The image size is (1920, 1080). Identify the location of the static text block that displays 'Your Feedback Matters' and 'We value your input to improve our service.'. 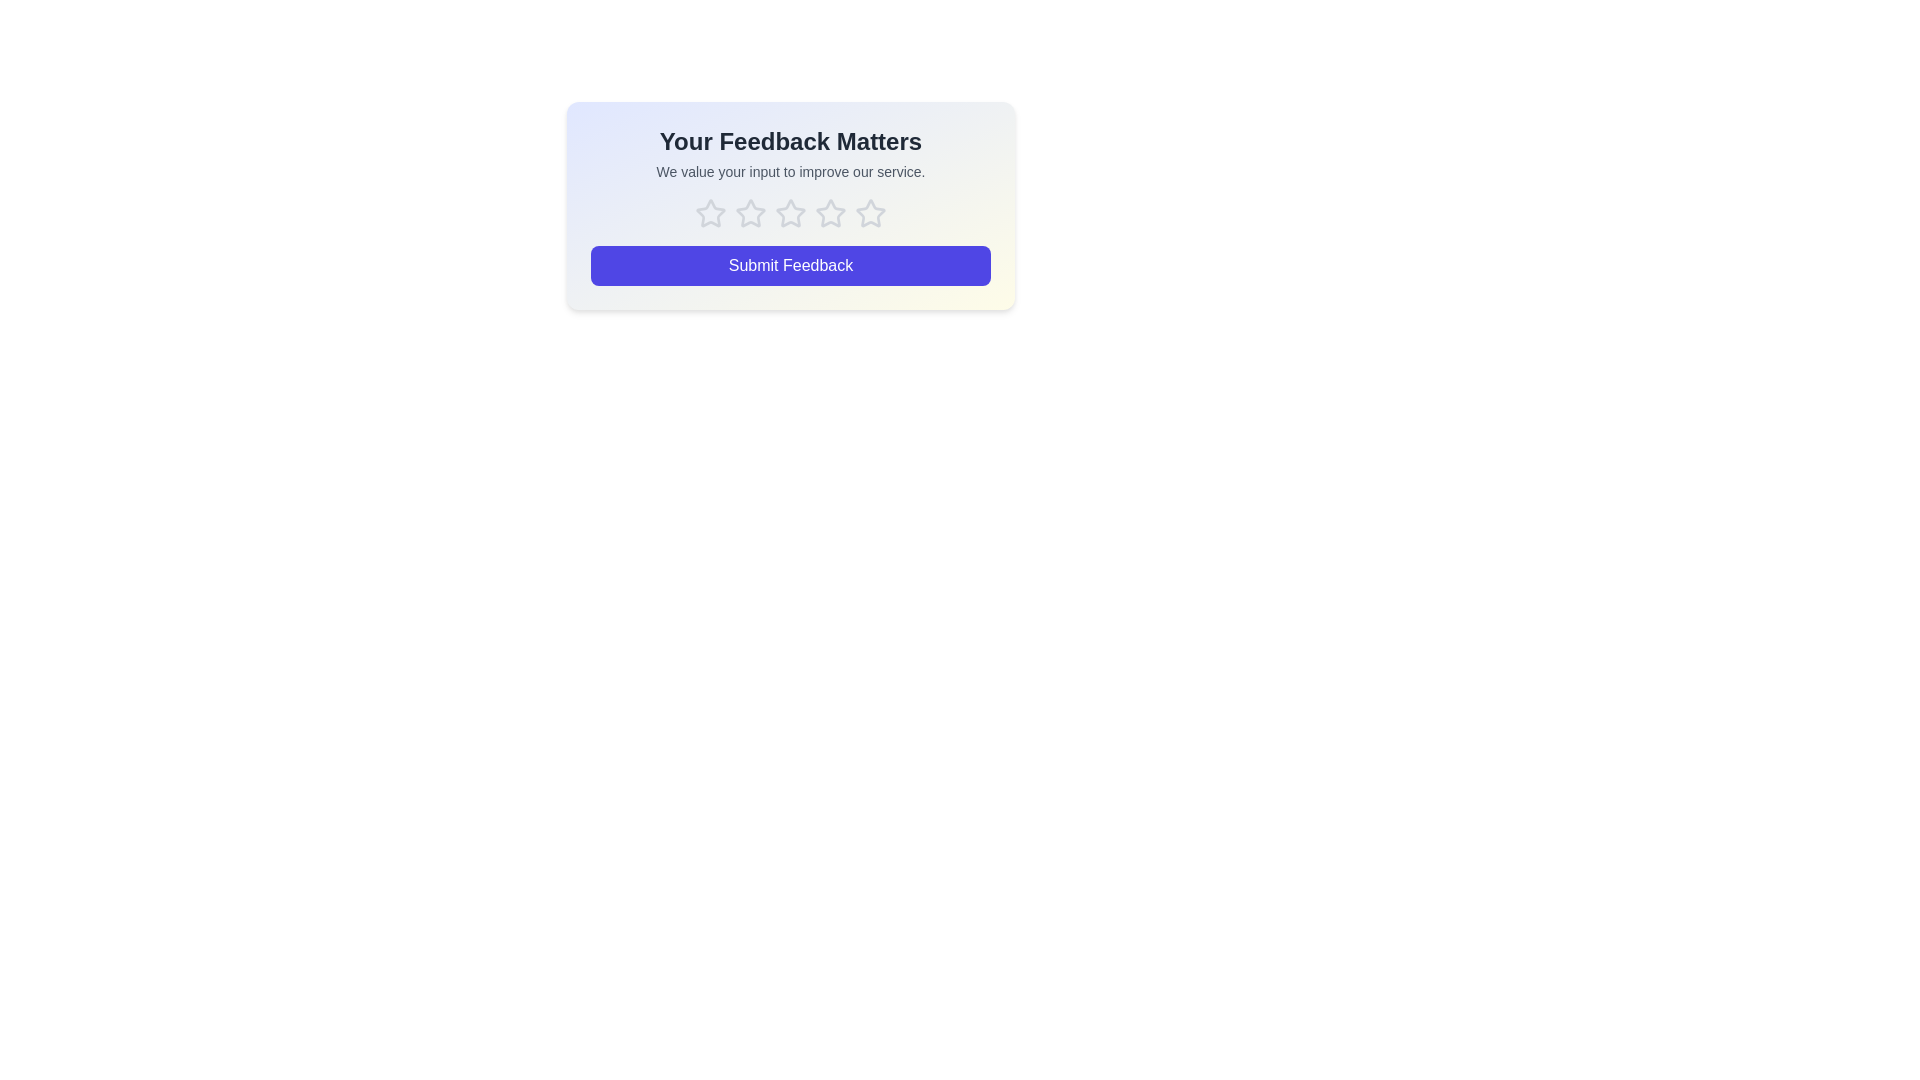
(790, 153).